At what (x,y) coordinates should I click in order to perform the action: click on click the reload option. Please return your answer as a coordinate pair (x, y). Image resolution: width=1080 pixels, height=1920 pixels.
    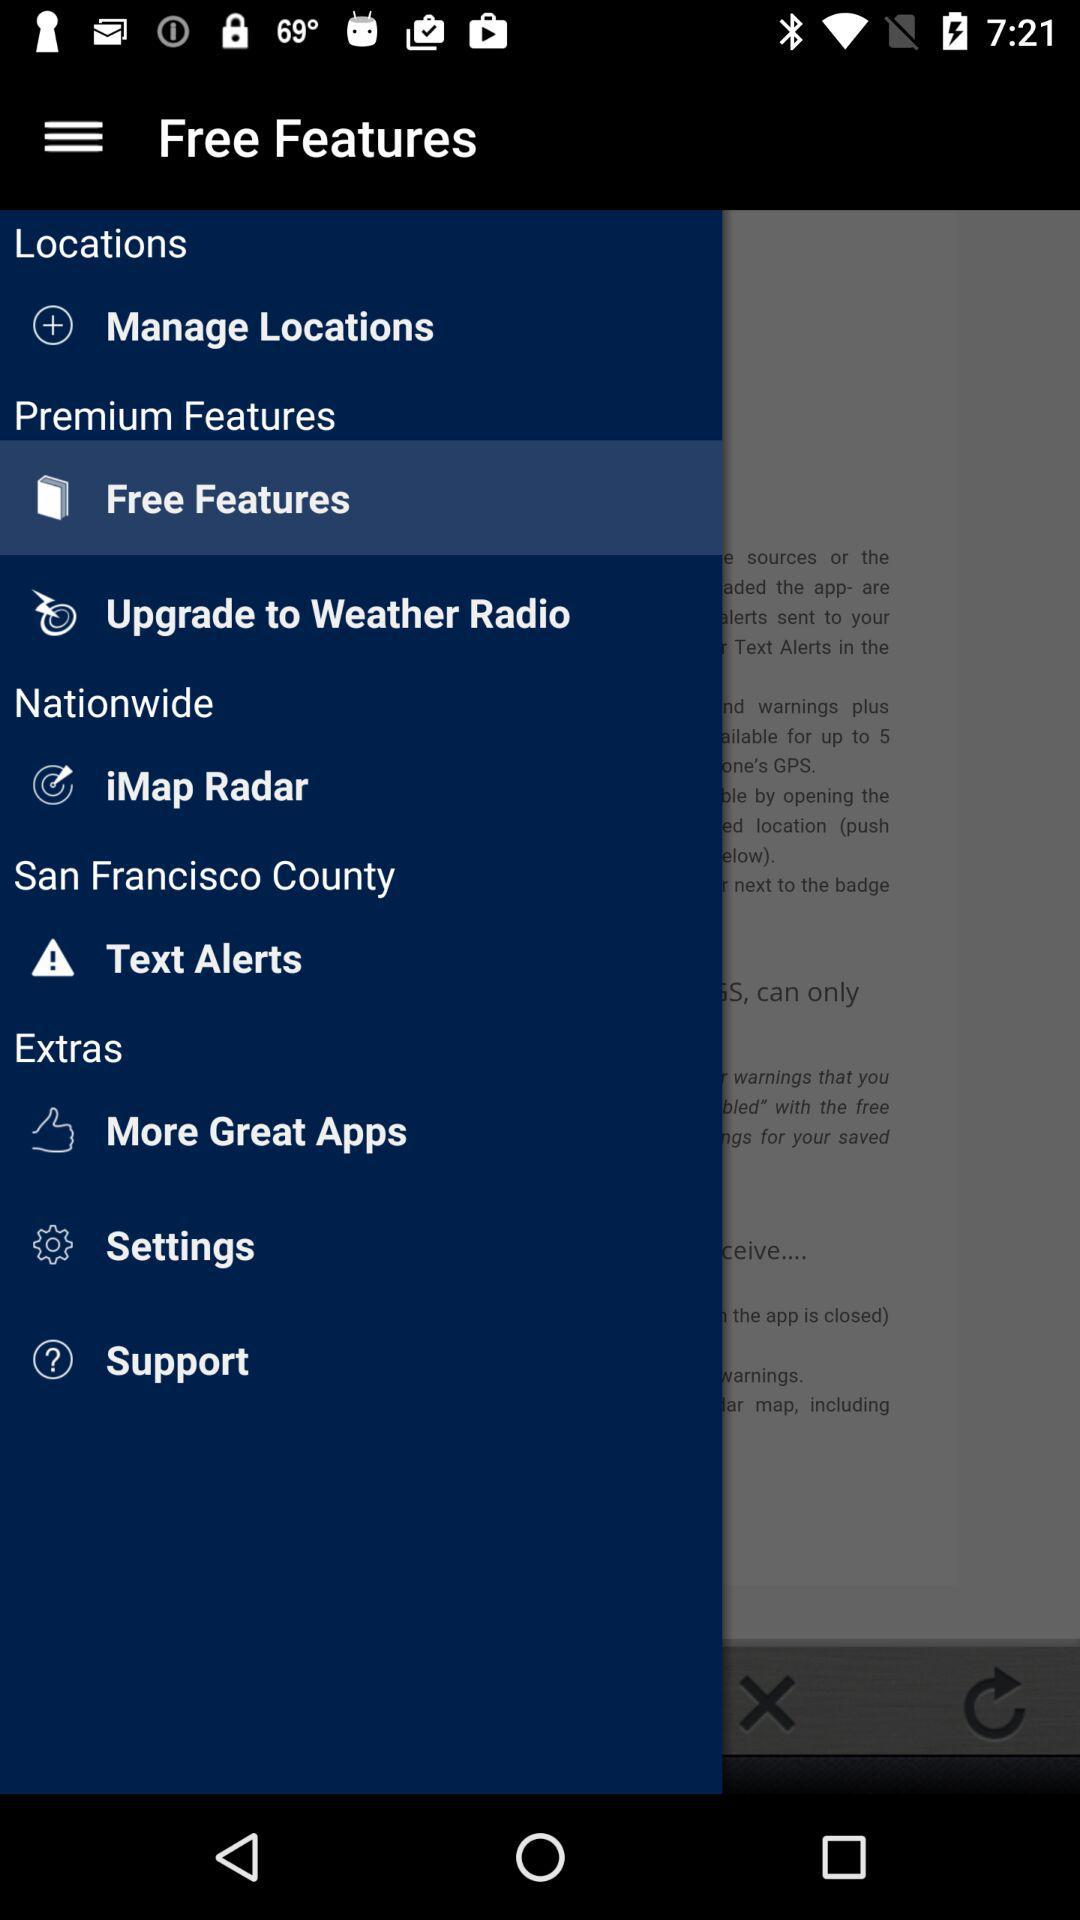
    Looking at the image, I should click on (994, 1702).